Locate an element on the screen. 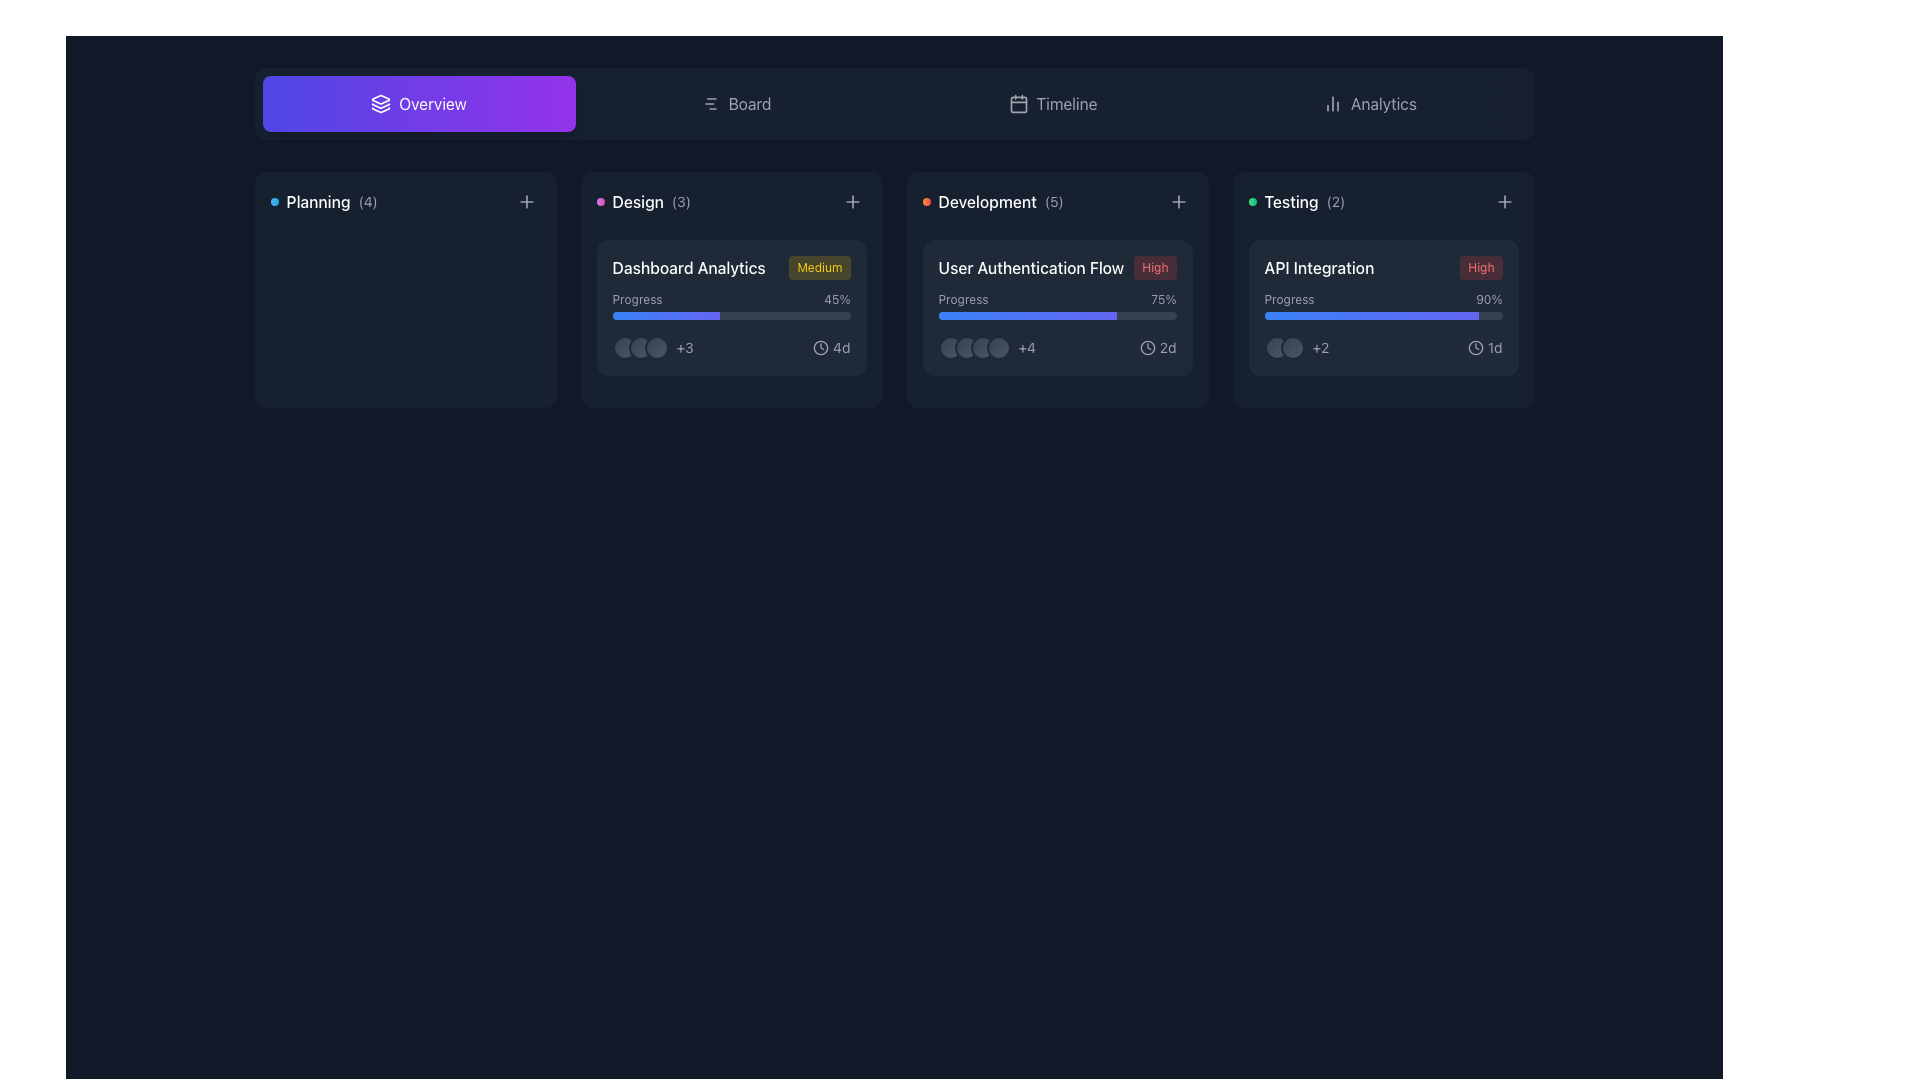  the clock icon located inside the 'User Authentication Flow' card in the 'Development' column, which is positioned immediately to the left of the text '2d' is located at coordinates (1147, 346).